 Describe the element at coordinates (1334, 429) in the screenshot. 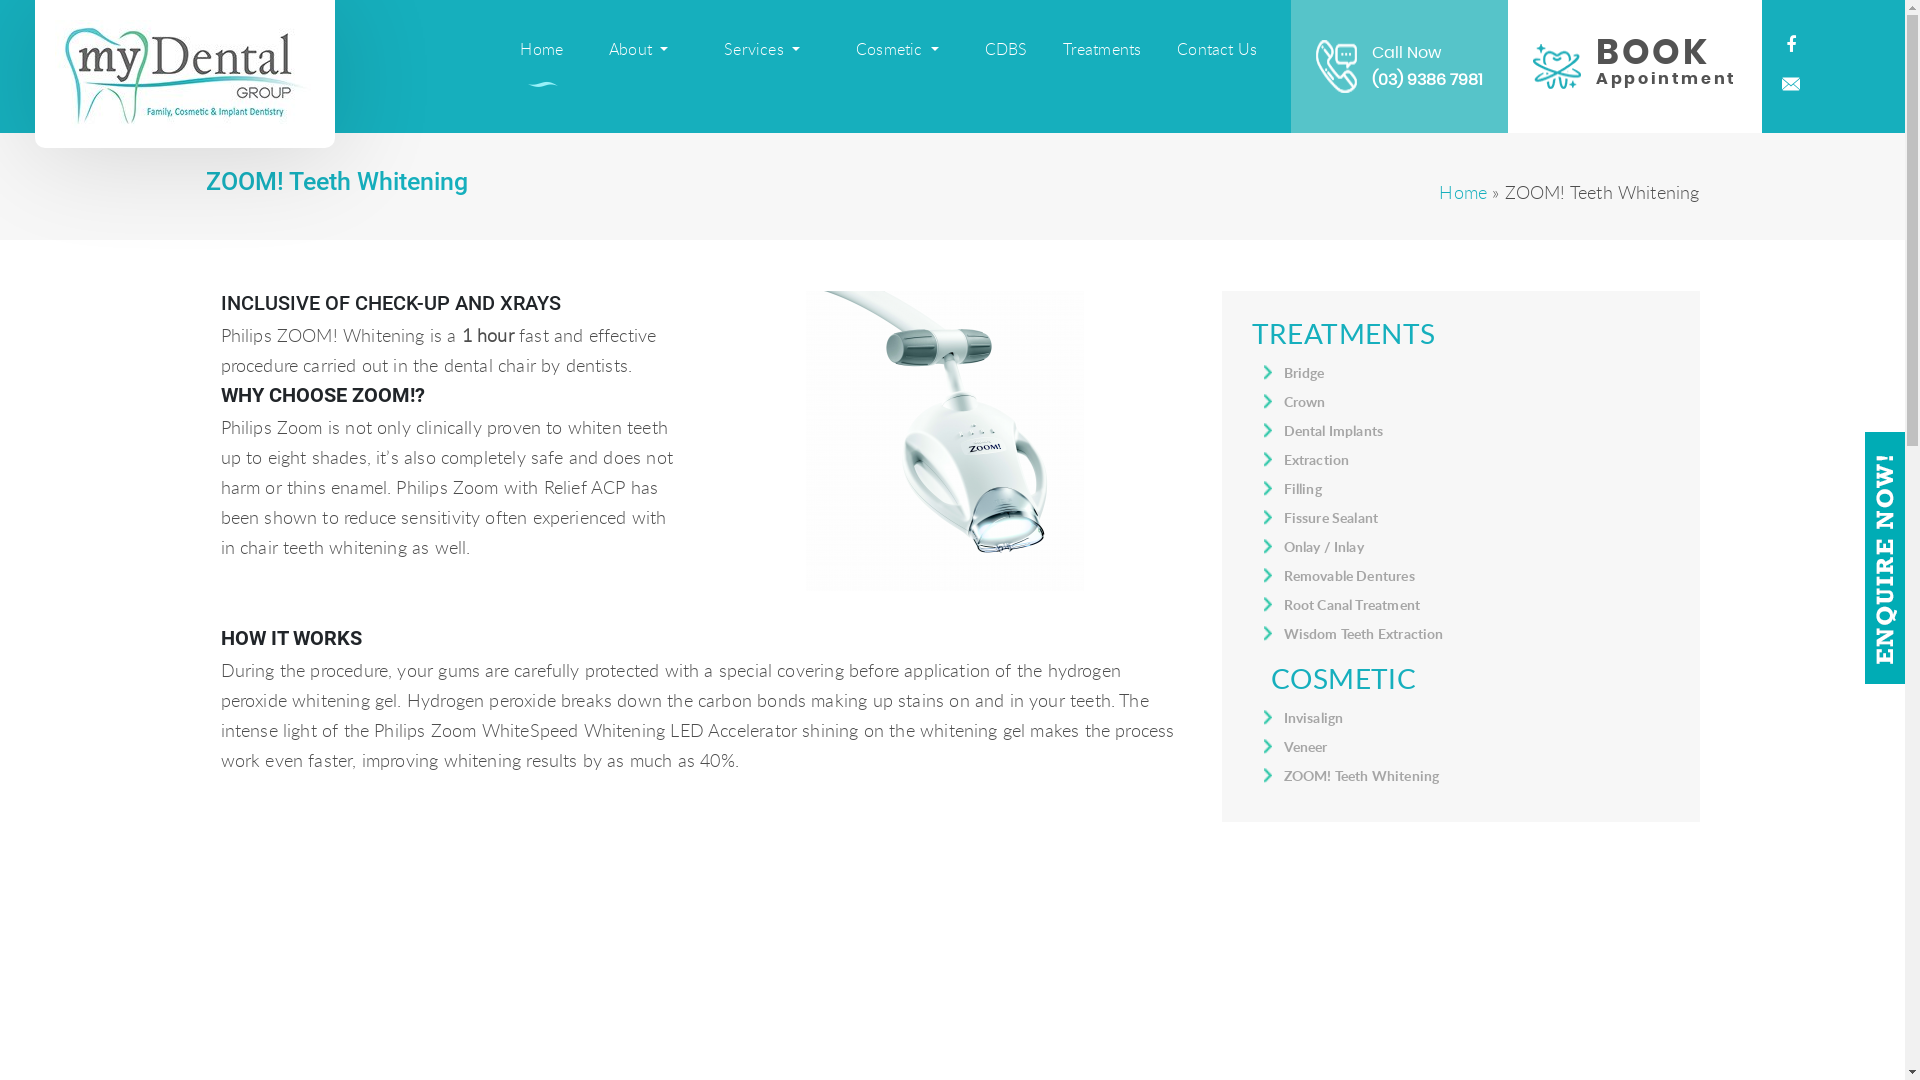

I see `'Dental Implants'` at that location.